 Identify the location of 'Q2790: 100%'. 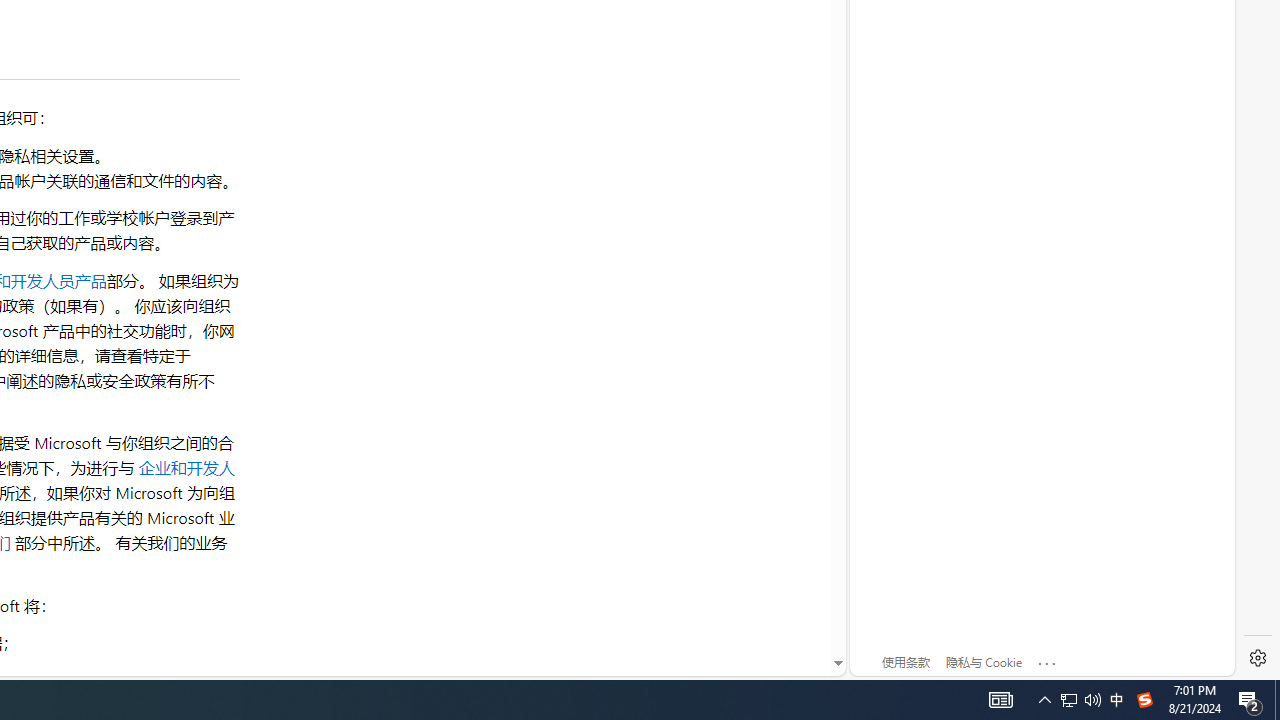
(1068, 698).